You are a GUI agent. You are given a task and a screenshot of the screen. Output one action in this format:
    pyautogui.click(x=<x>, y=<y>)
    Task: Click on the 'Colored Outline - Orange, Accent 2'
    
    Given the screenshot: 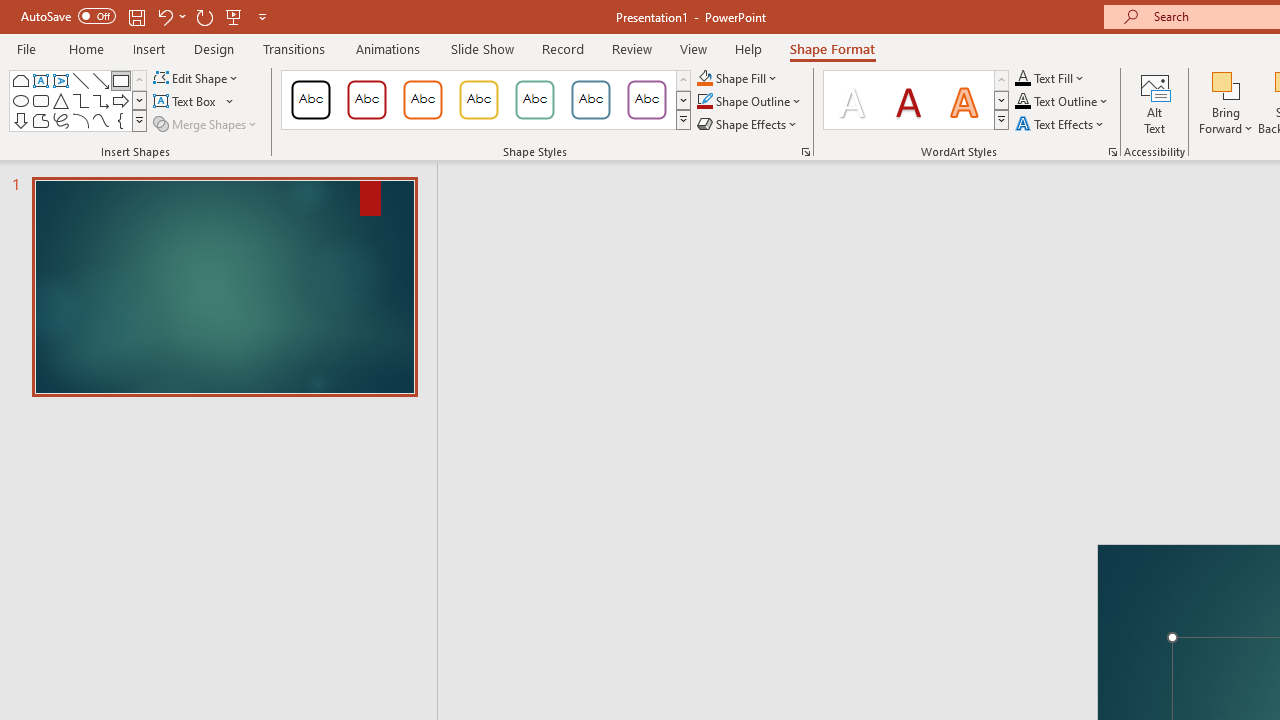 What is the action you would take?
    pyautogui.click(x=422, y=100)
    